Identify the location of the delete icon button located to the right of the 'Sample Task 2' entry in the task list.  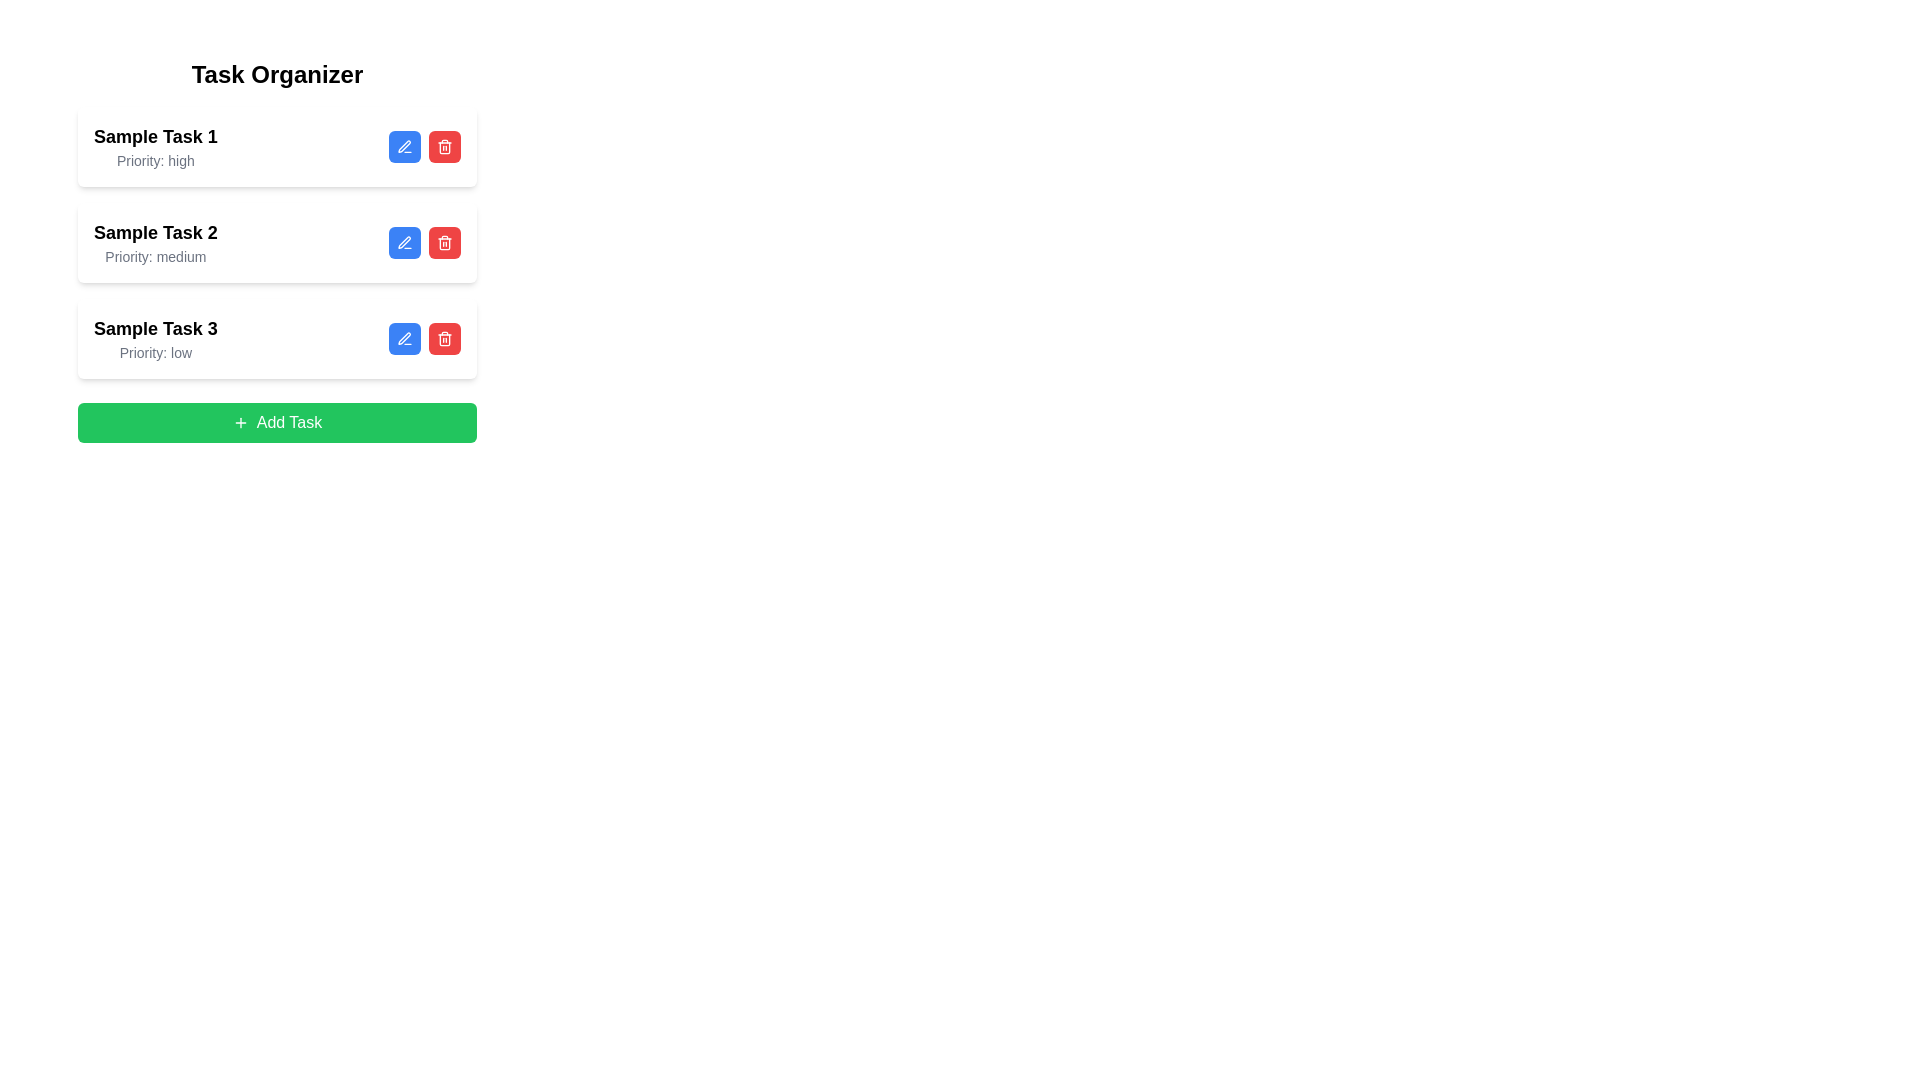
(444, 242).